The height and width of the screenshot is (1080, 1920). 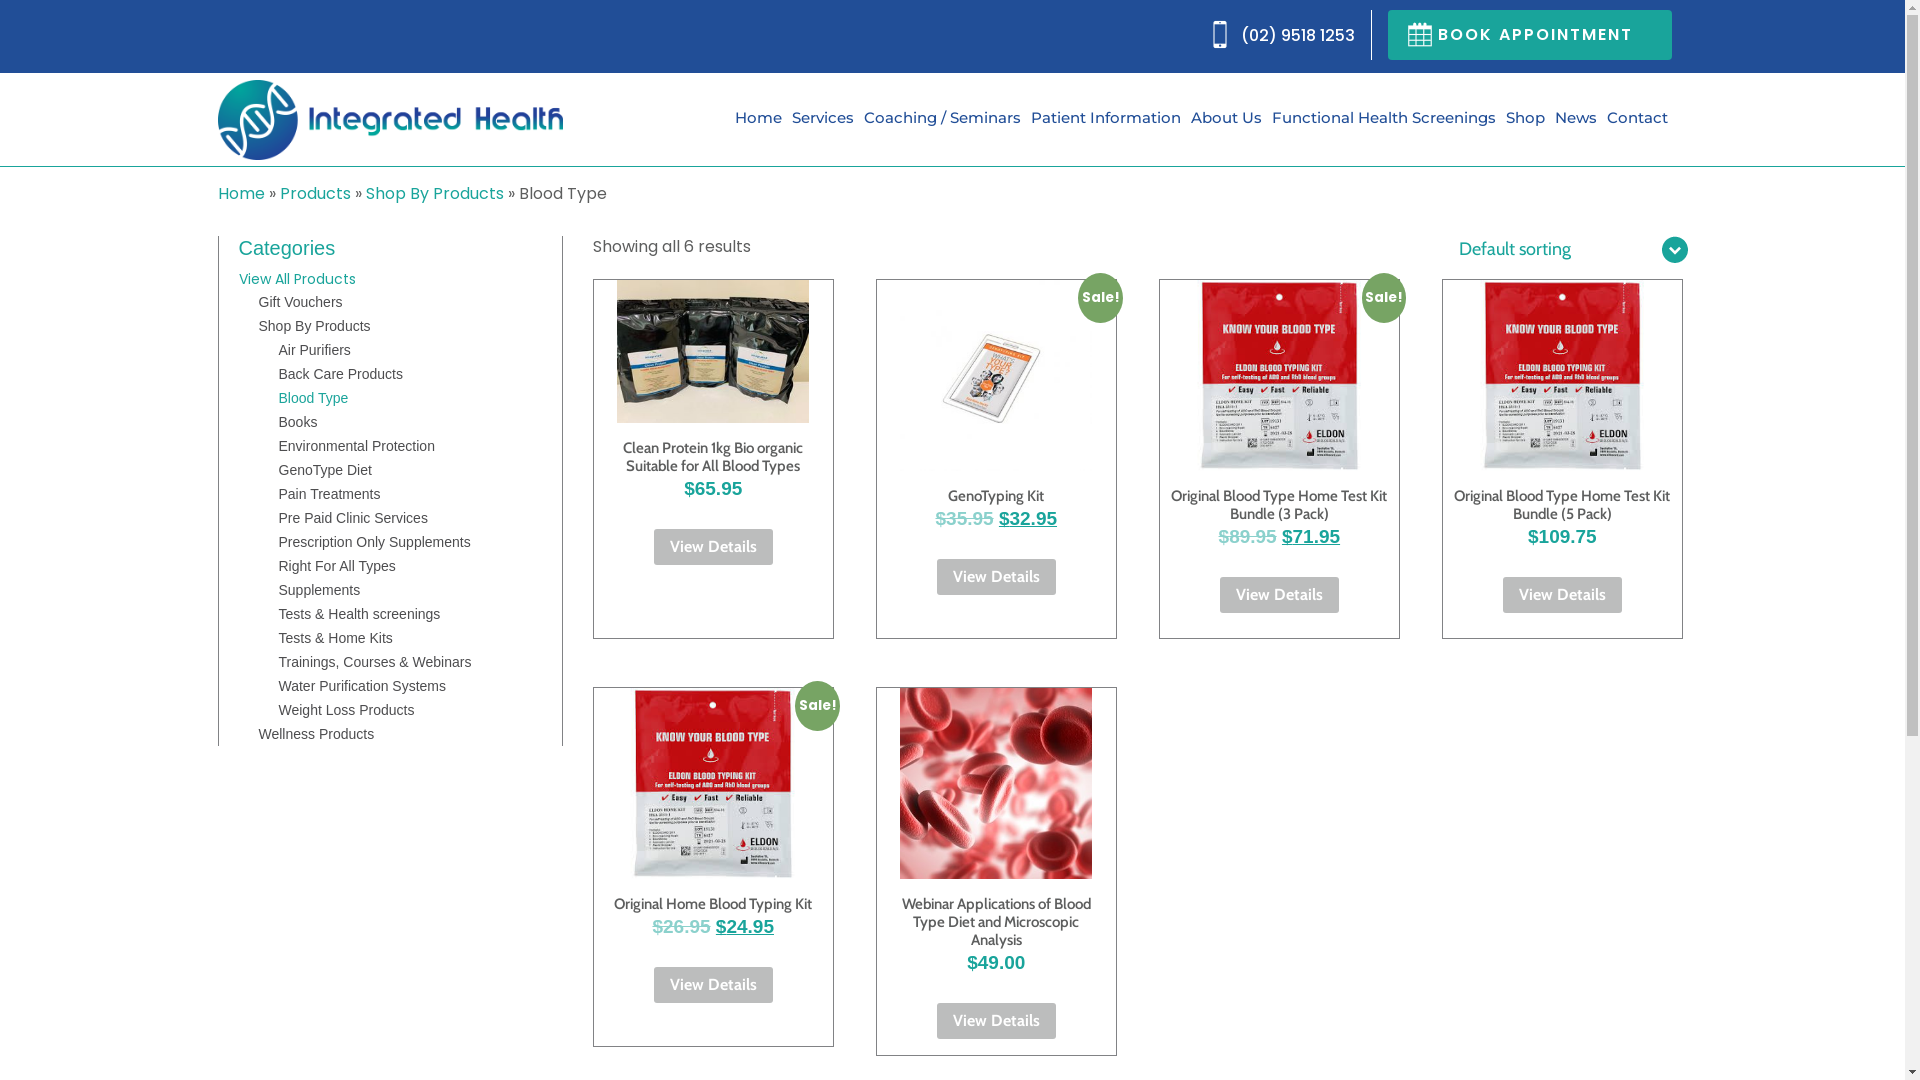 What do you see at coordinates (340, 374) in the screenshot?
I see `'Back Care Products'` at bounding box center [340, 374].